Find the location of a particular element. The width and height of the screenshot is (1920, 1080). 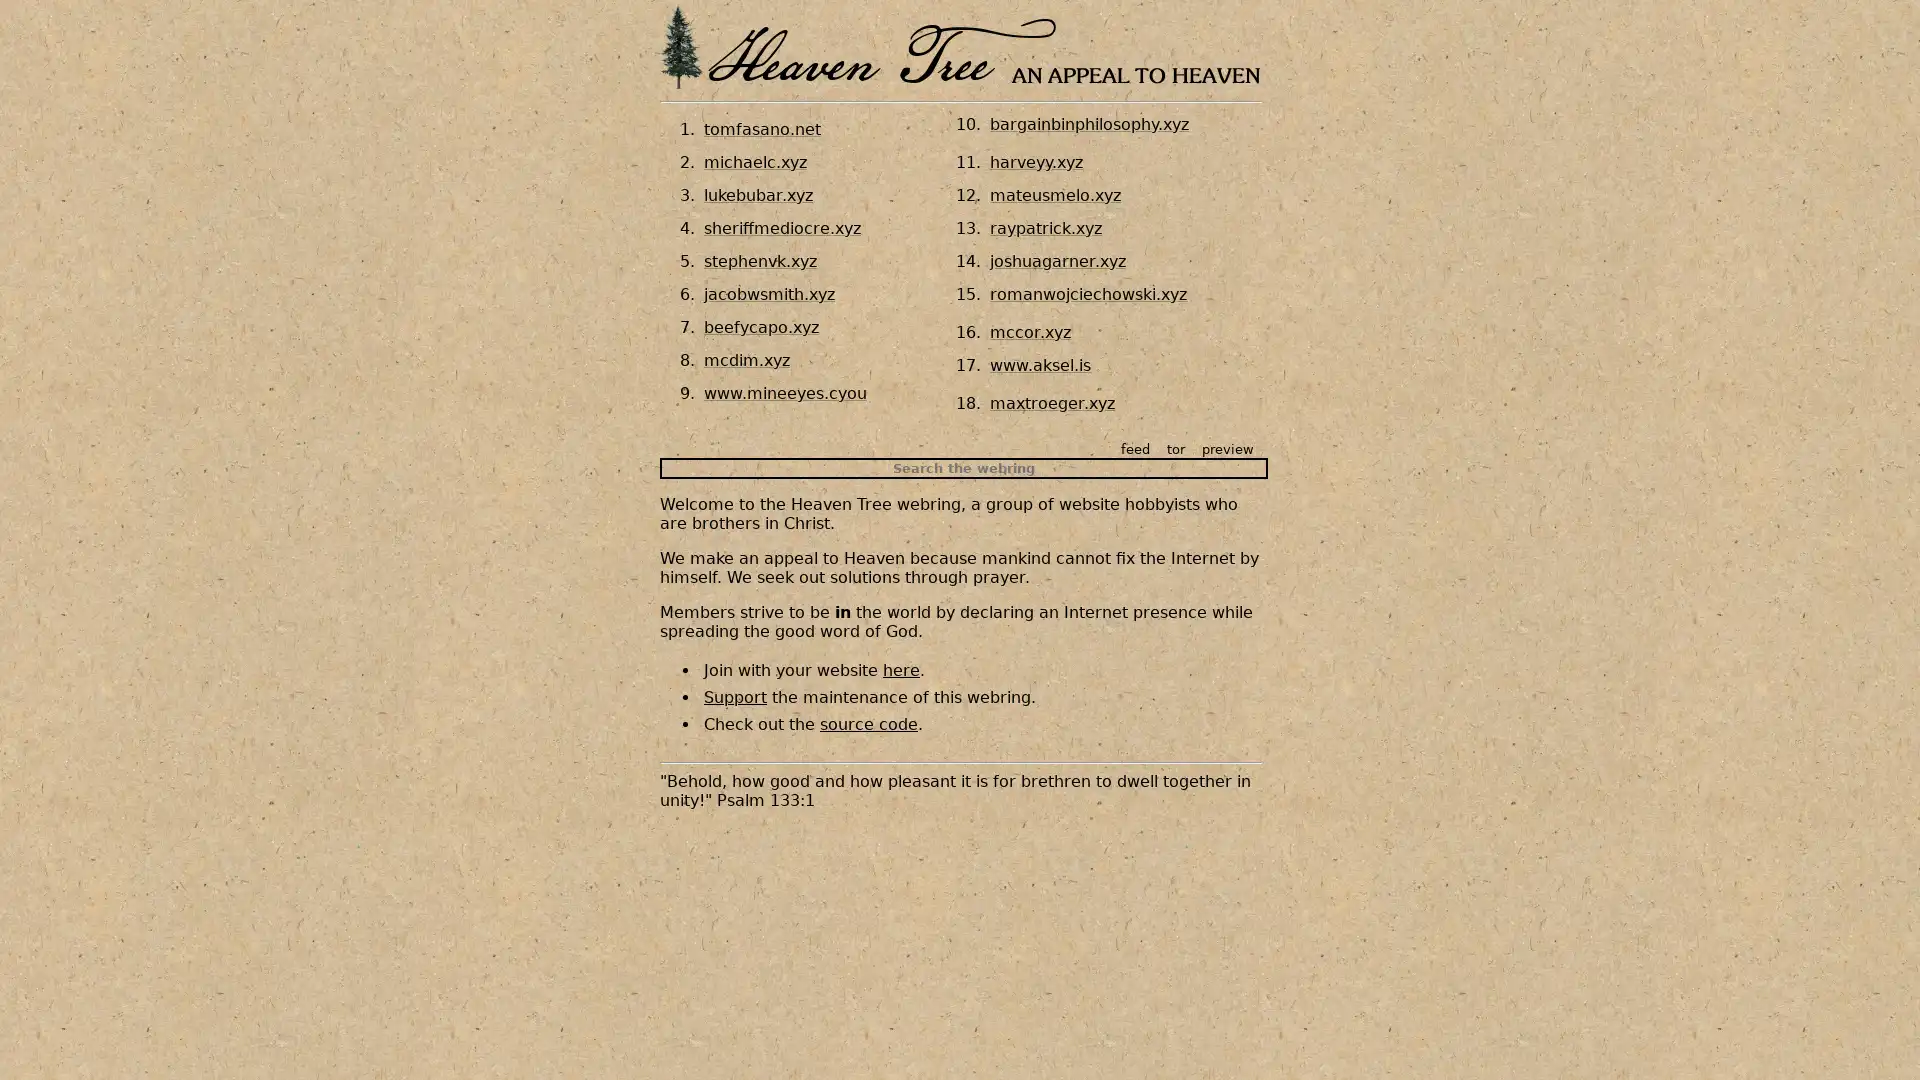

feed is located at coordinates (1135, 448).